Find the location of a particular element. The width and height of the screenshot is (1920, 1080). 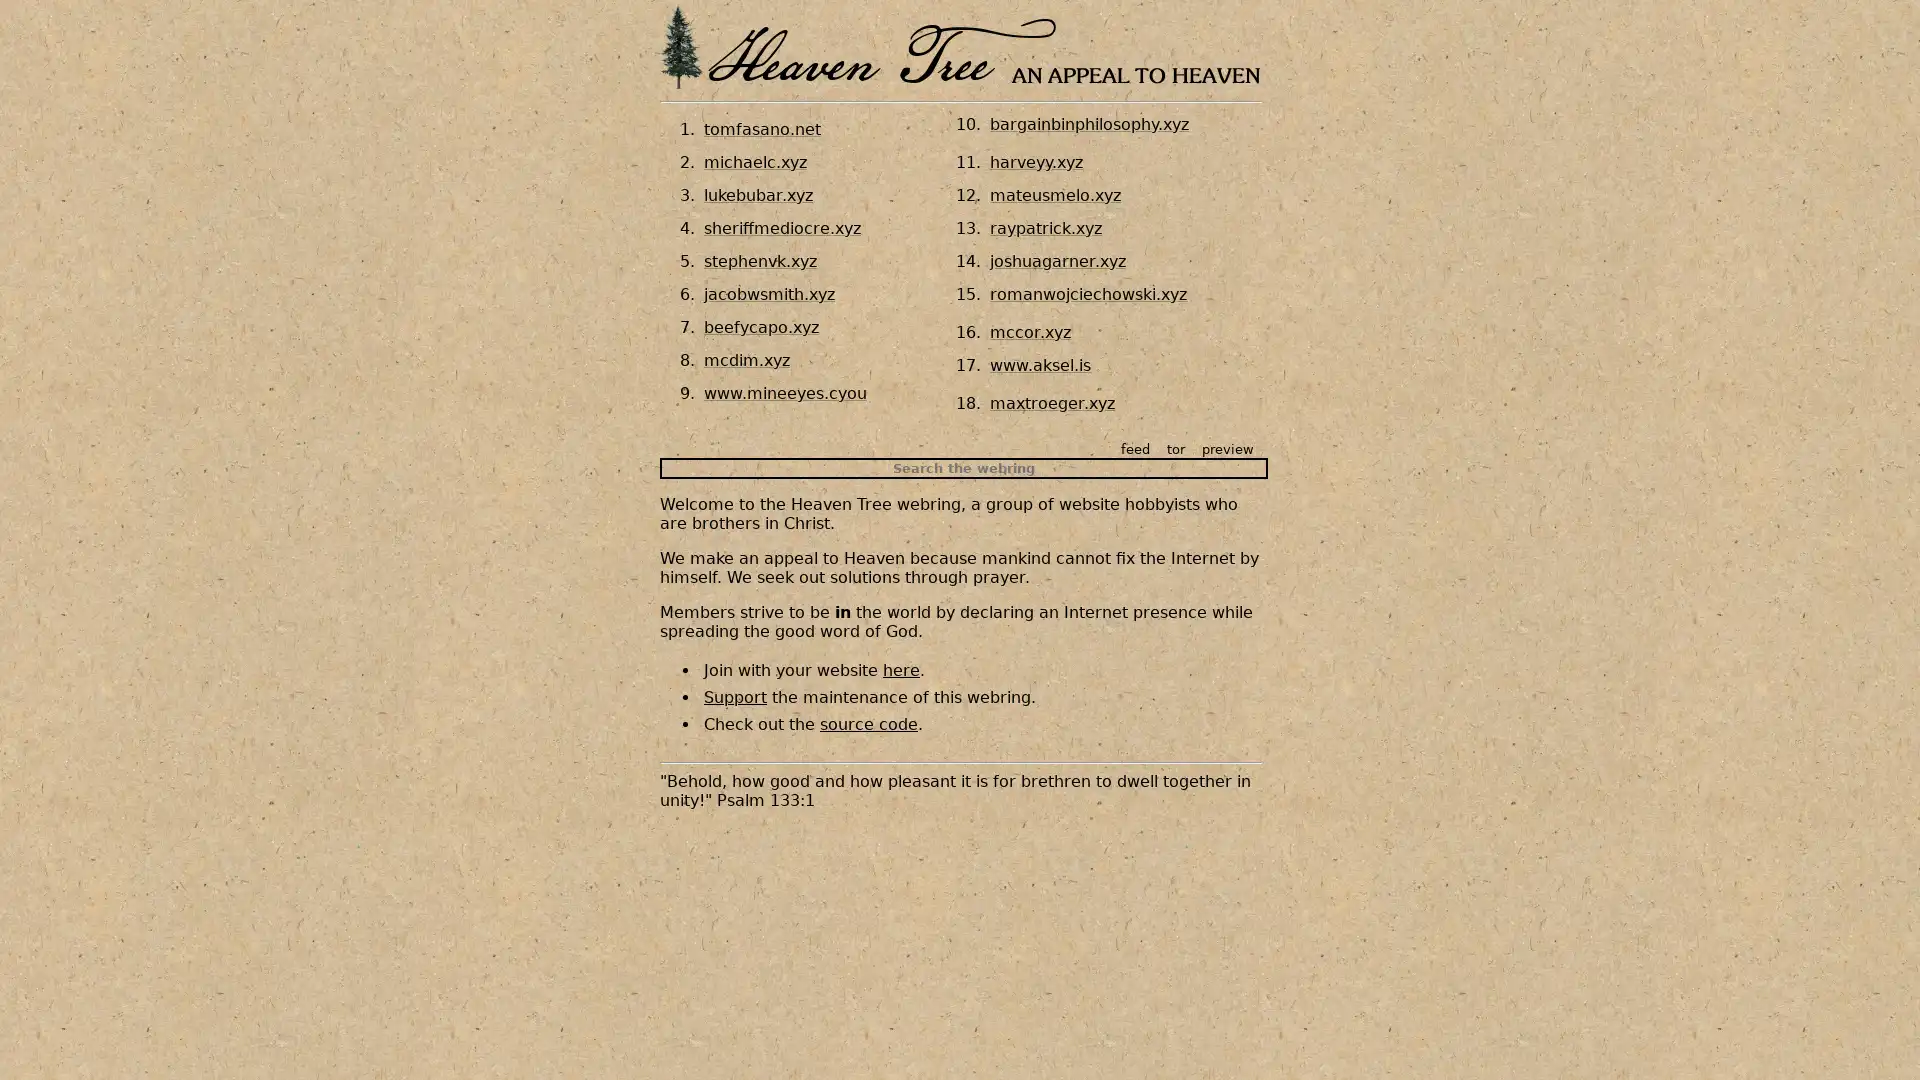

feed is located at coordinates (1135, 448).